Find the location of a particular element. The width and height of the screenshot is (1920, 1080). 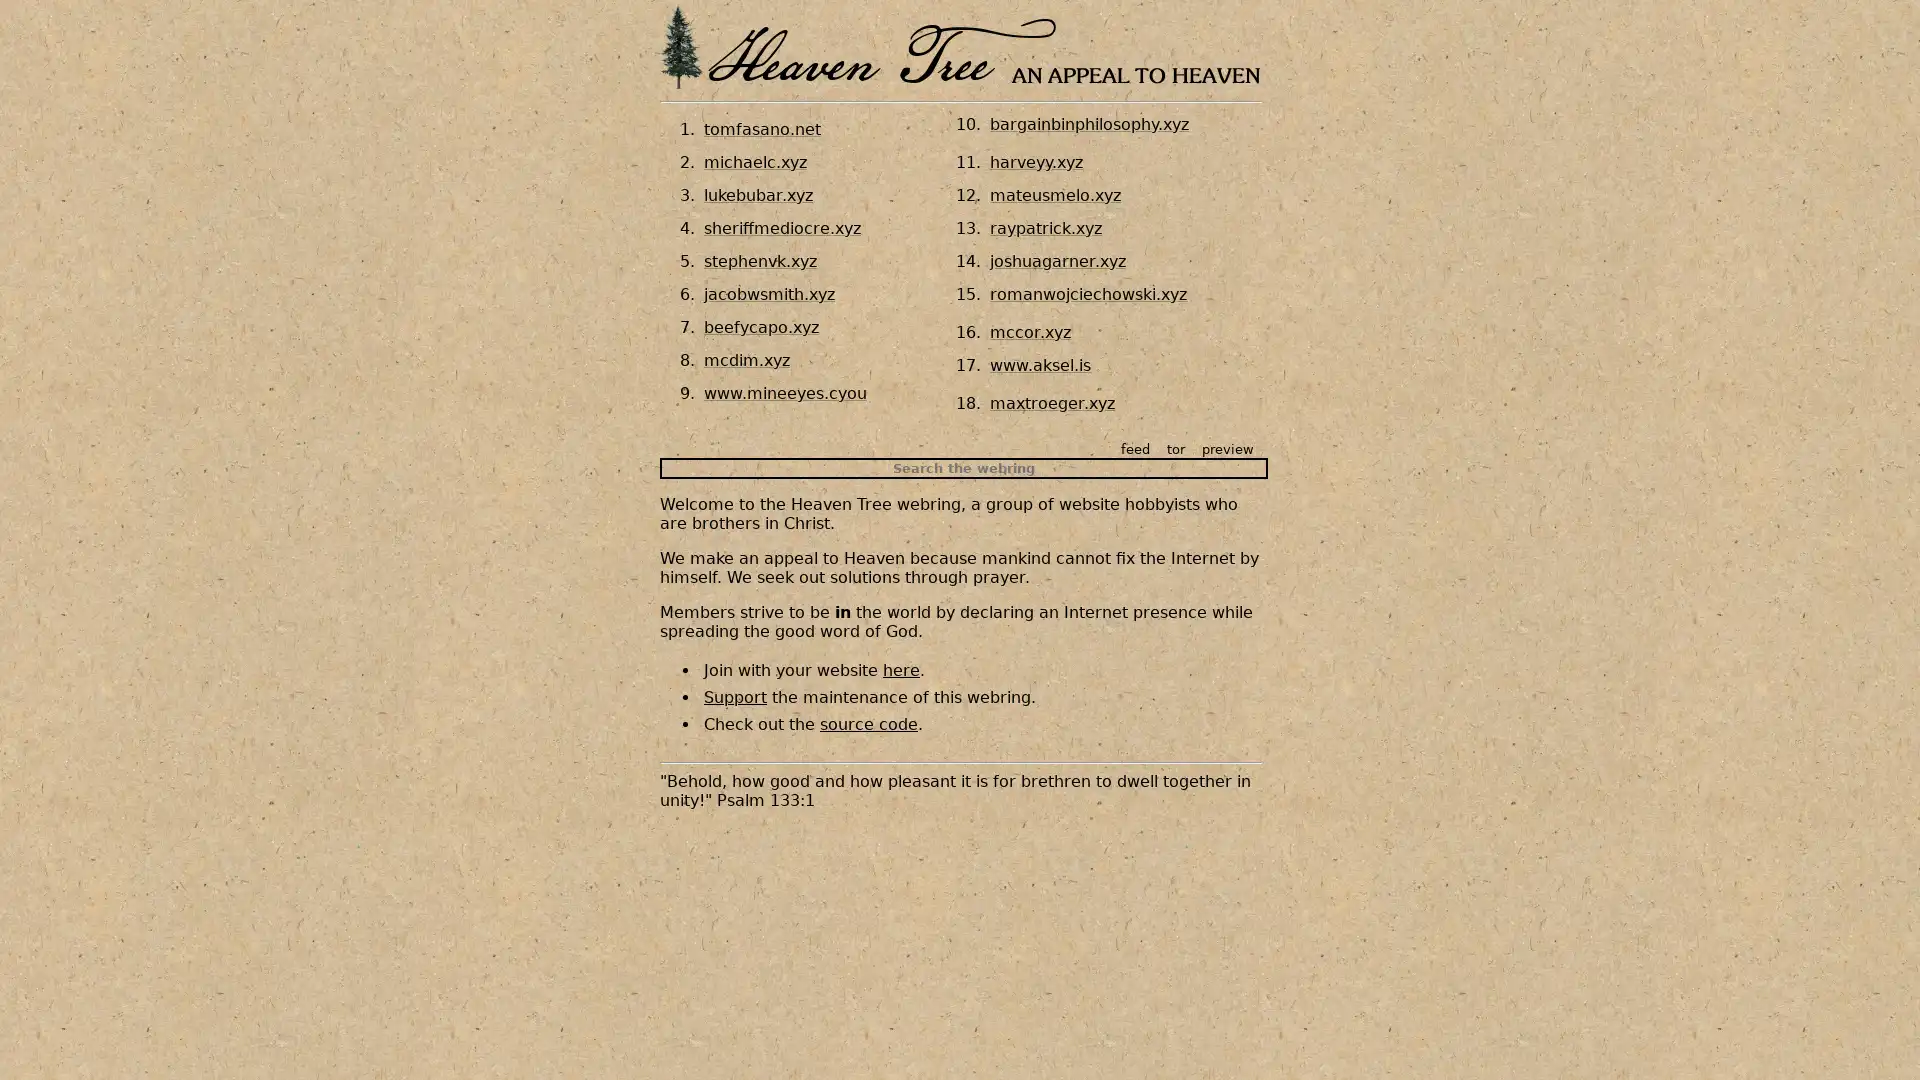

feed is located at coordinates (1135, 448).